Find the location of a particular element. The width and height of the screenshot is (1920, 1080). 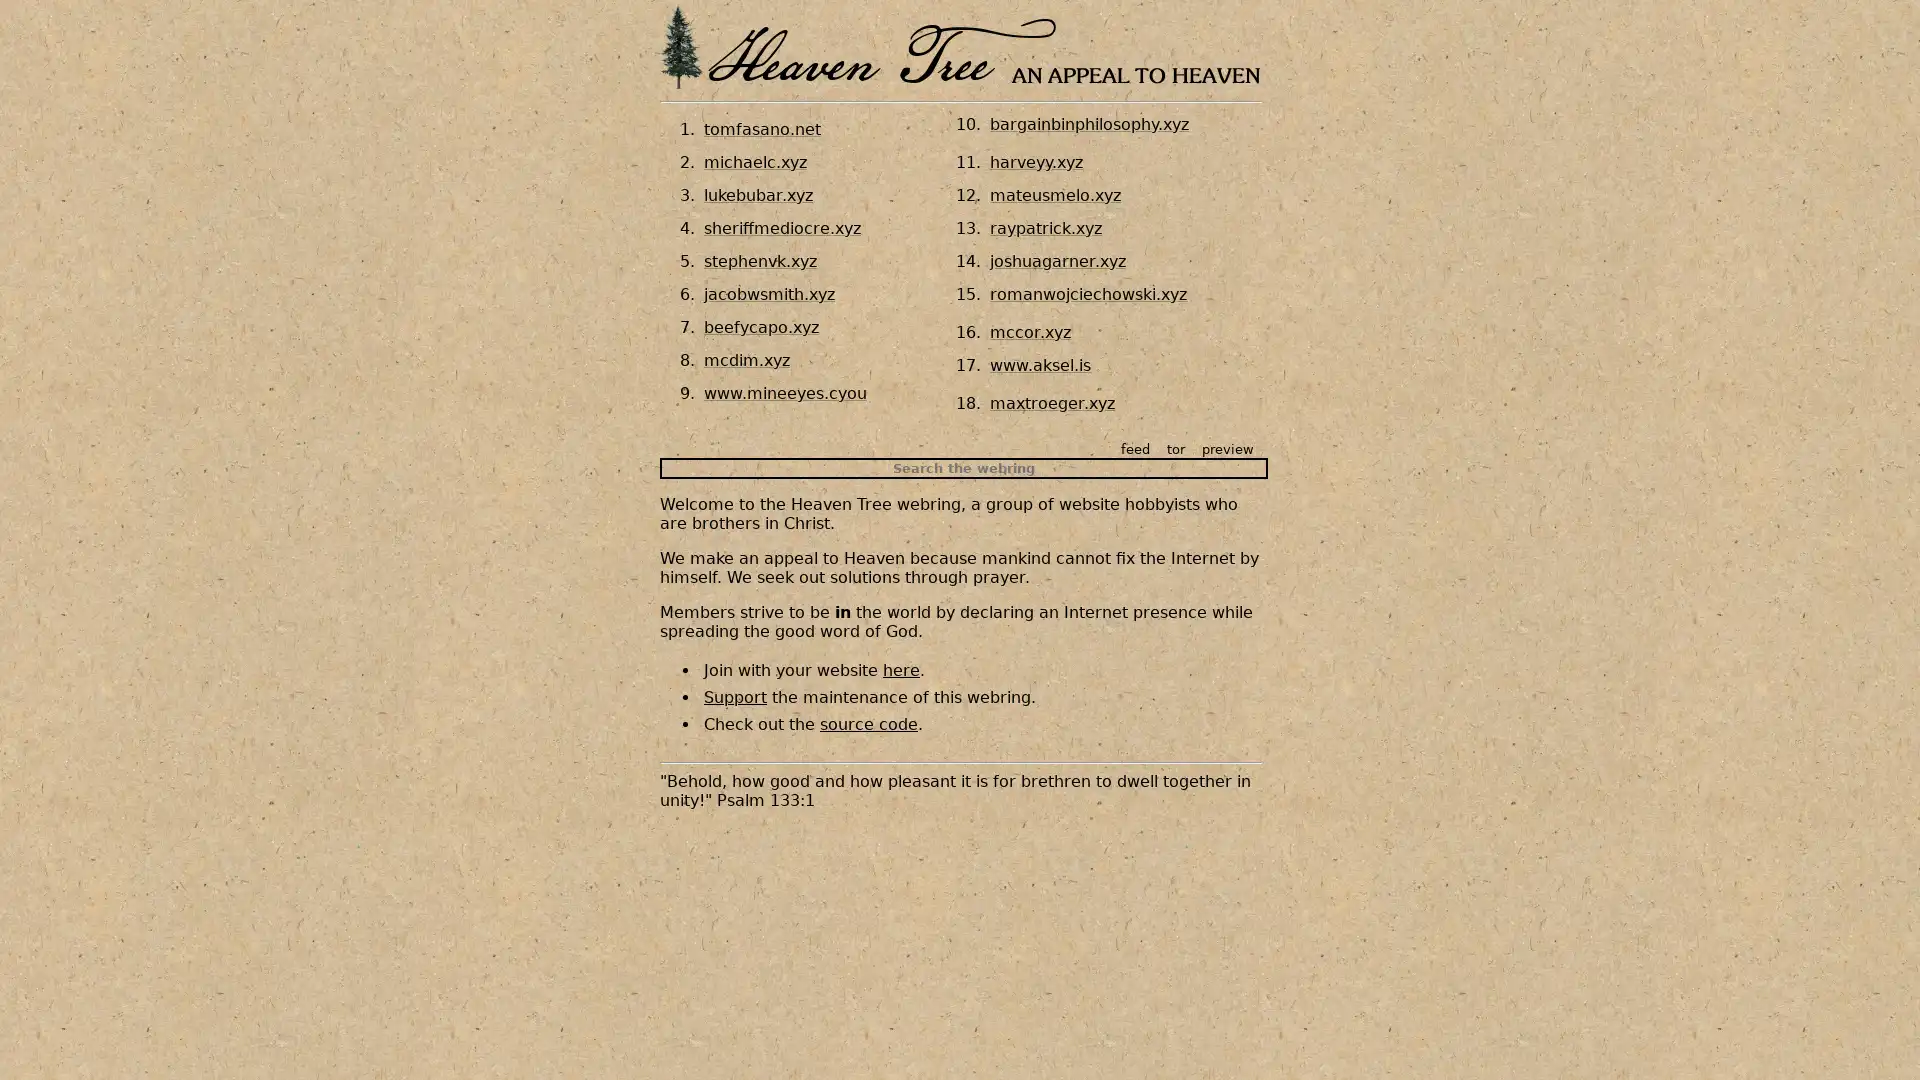

feed is located at coordinates (1135, 448).